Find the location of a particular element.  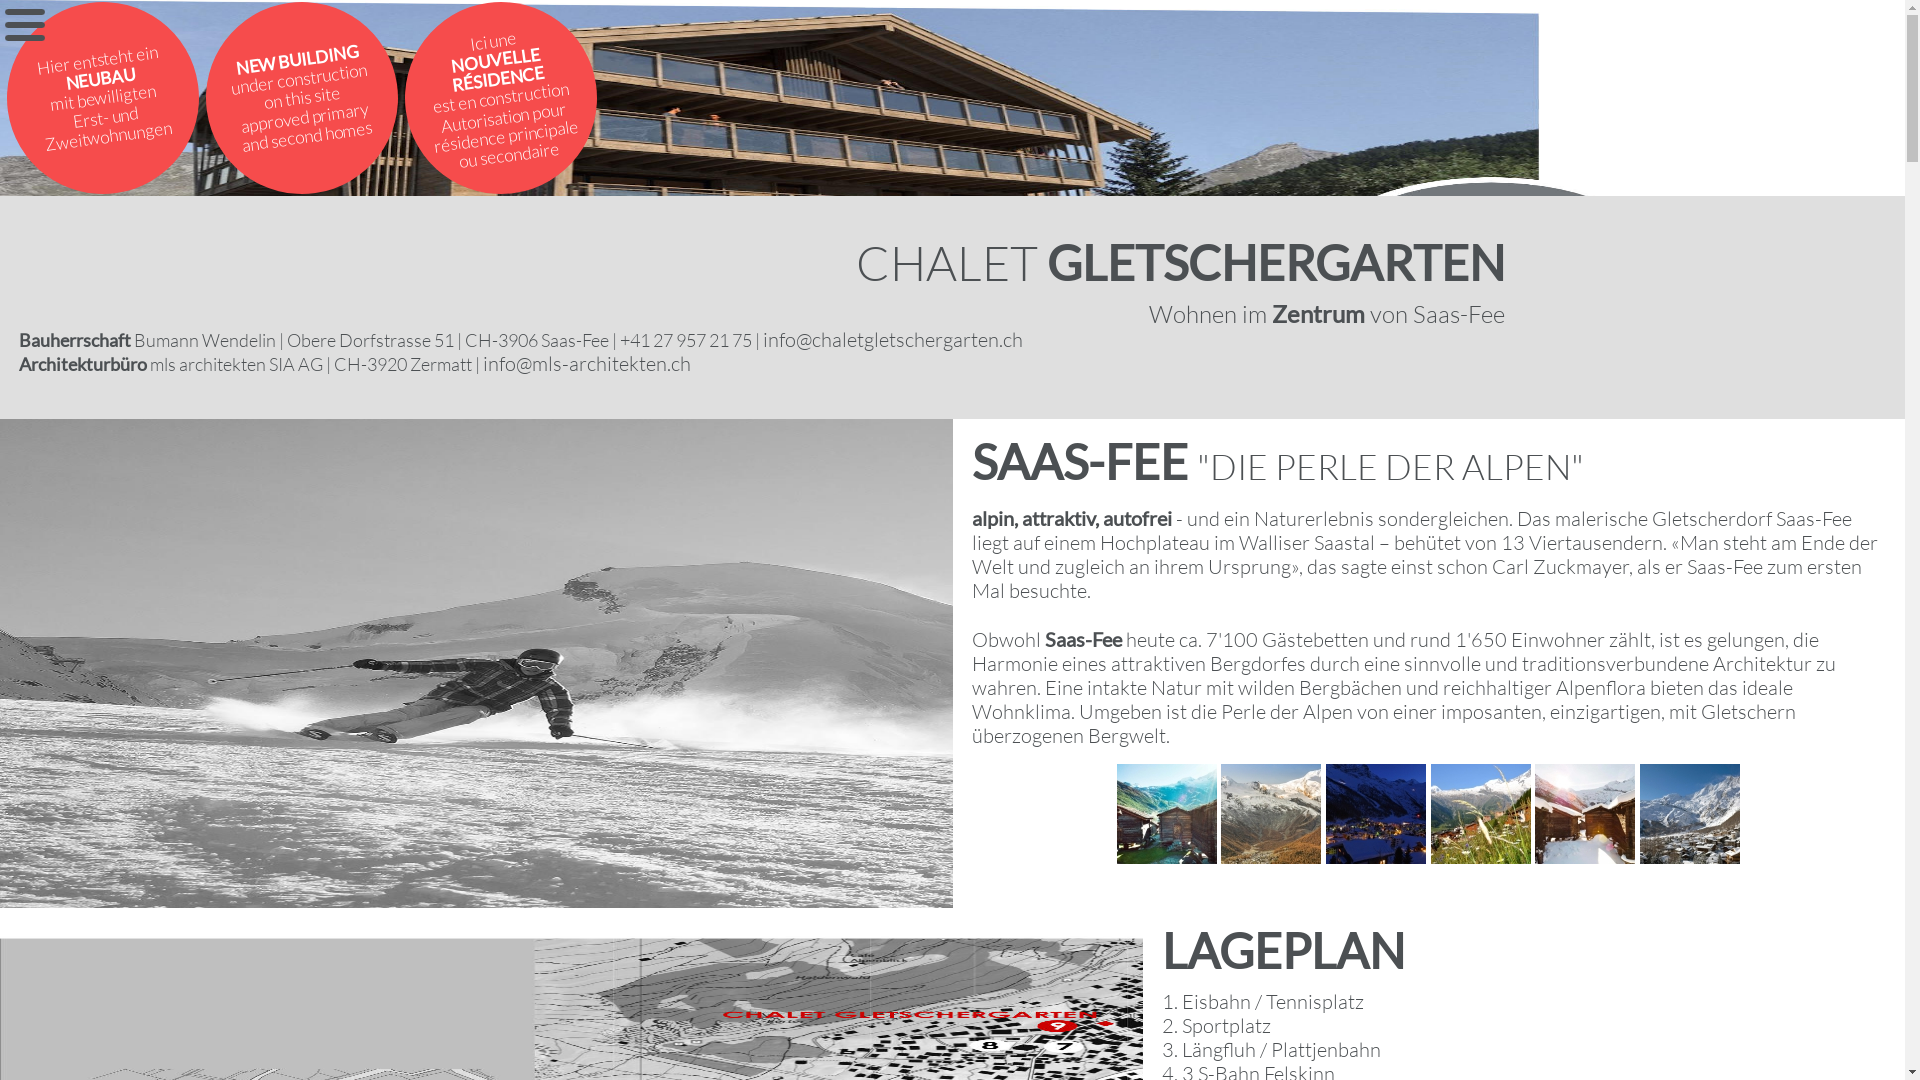

'You are viewing the image with filename 6.jpg' is located at coordinates (1640, 813).